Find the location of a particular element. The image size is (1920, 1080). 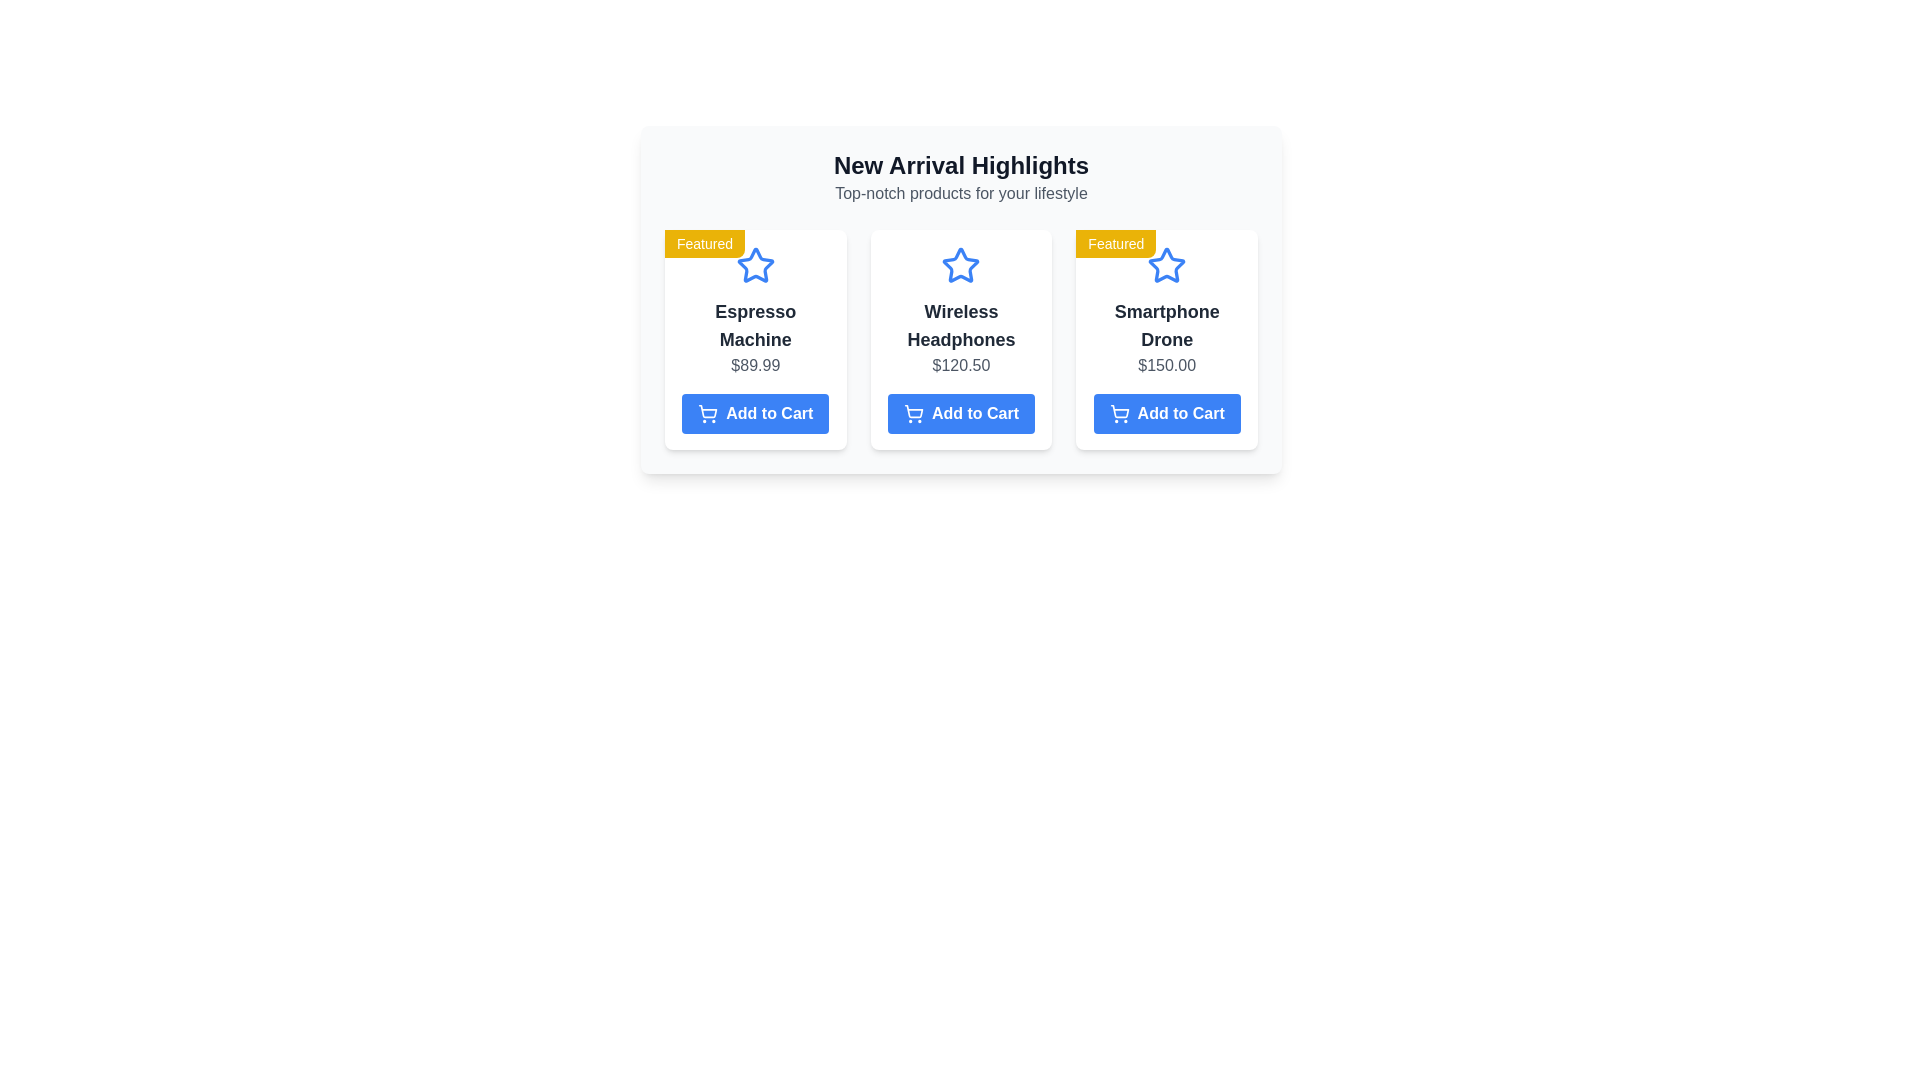

the rectangular label with a yellow background and white text reading 'Featured', located at the top-left corner of the first product card is located at coordinates (705, 242).